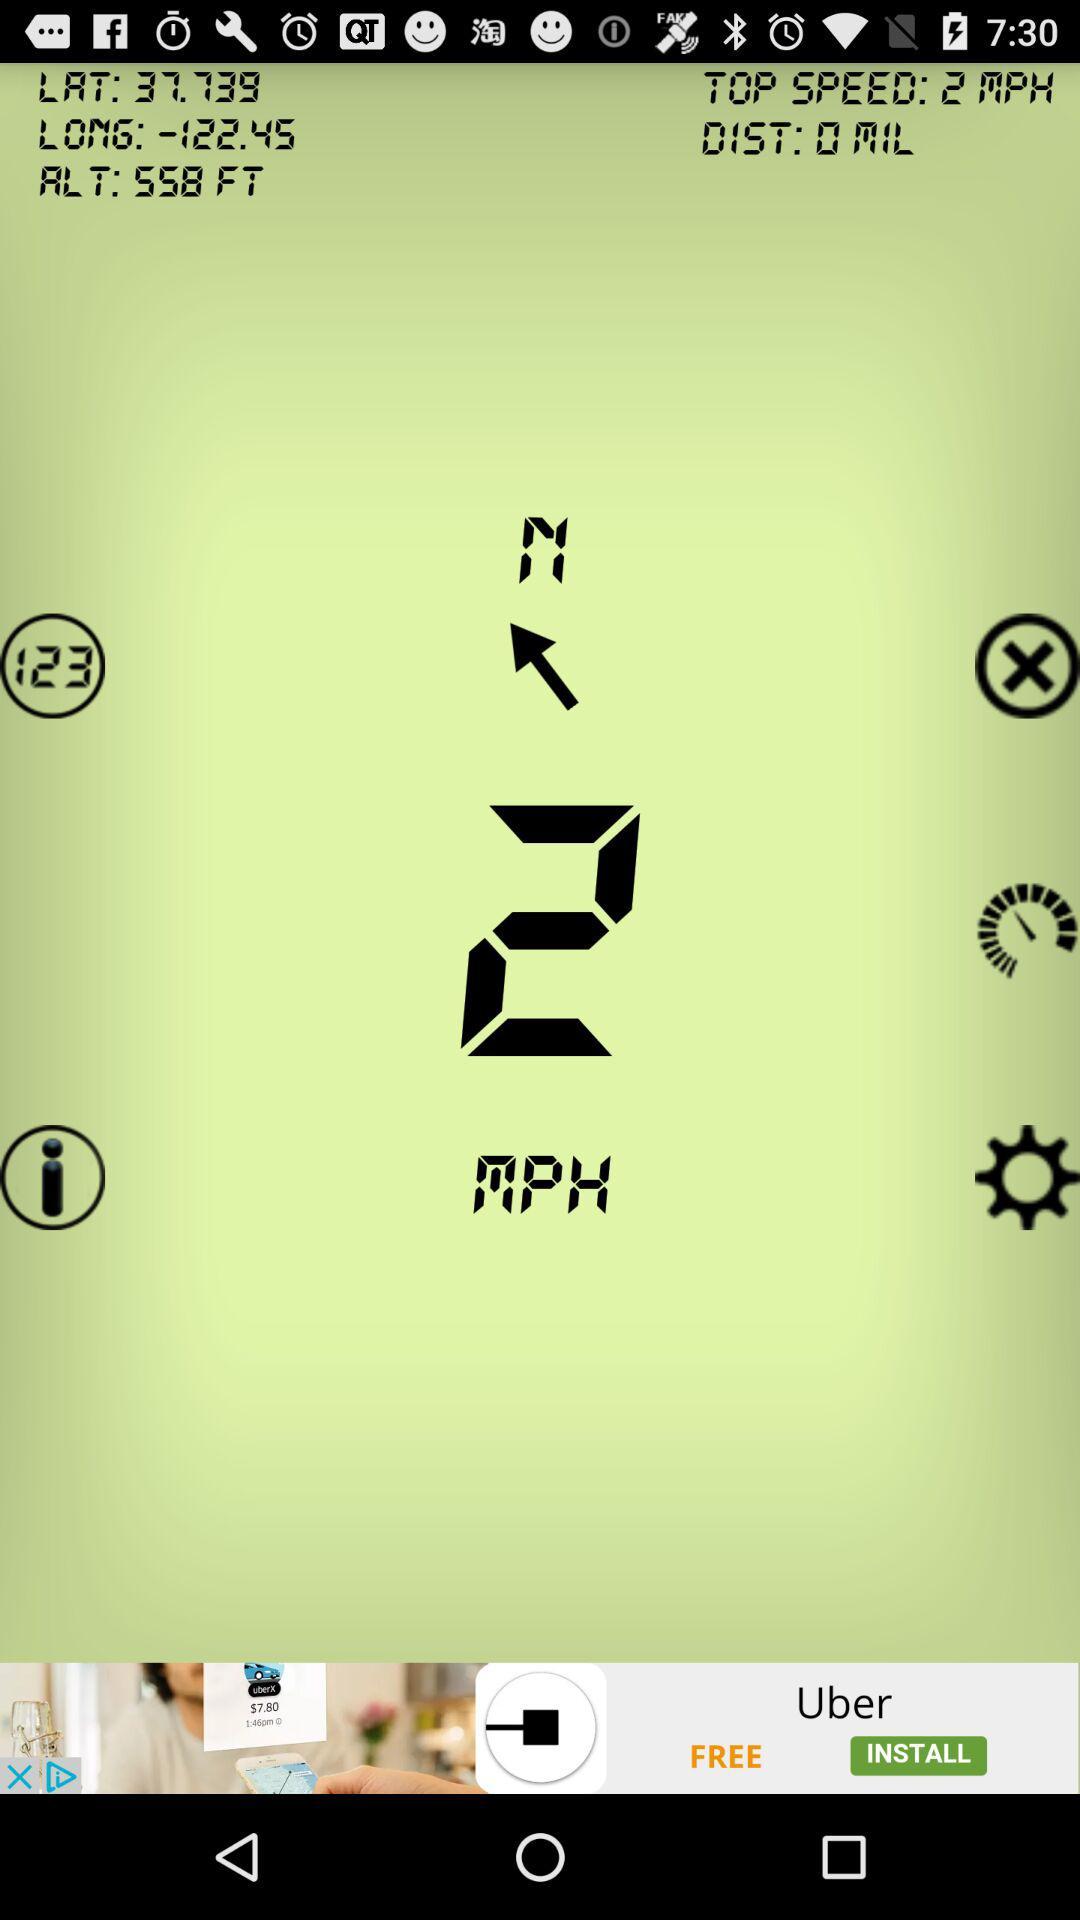 This screenshot has width=1080, height=1920. I want to click on the info icon, so click(51, 1259).